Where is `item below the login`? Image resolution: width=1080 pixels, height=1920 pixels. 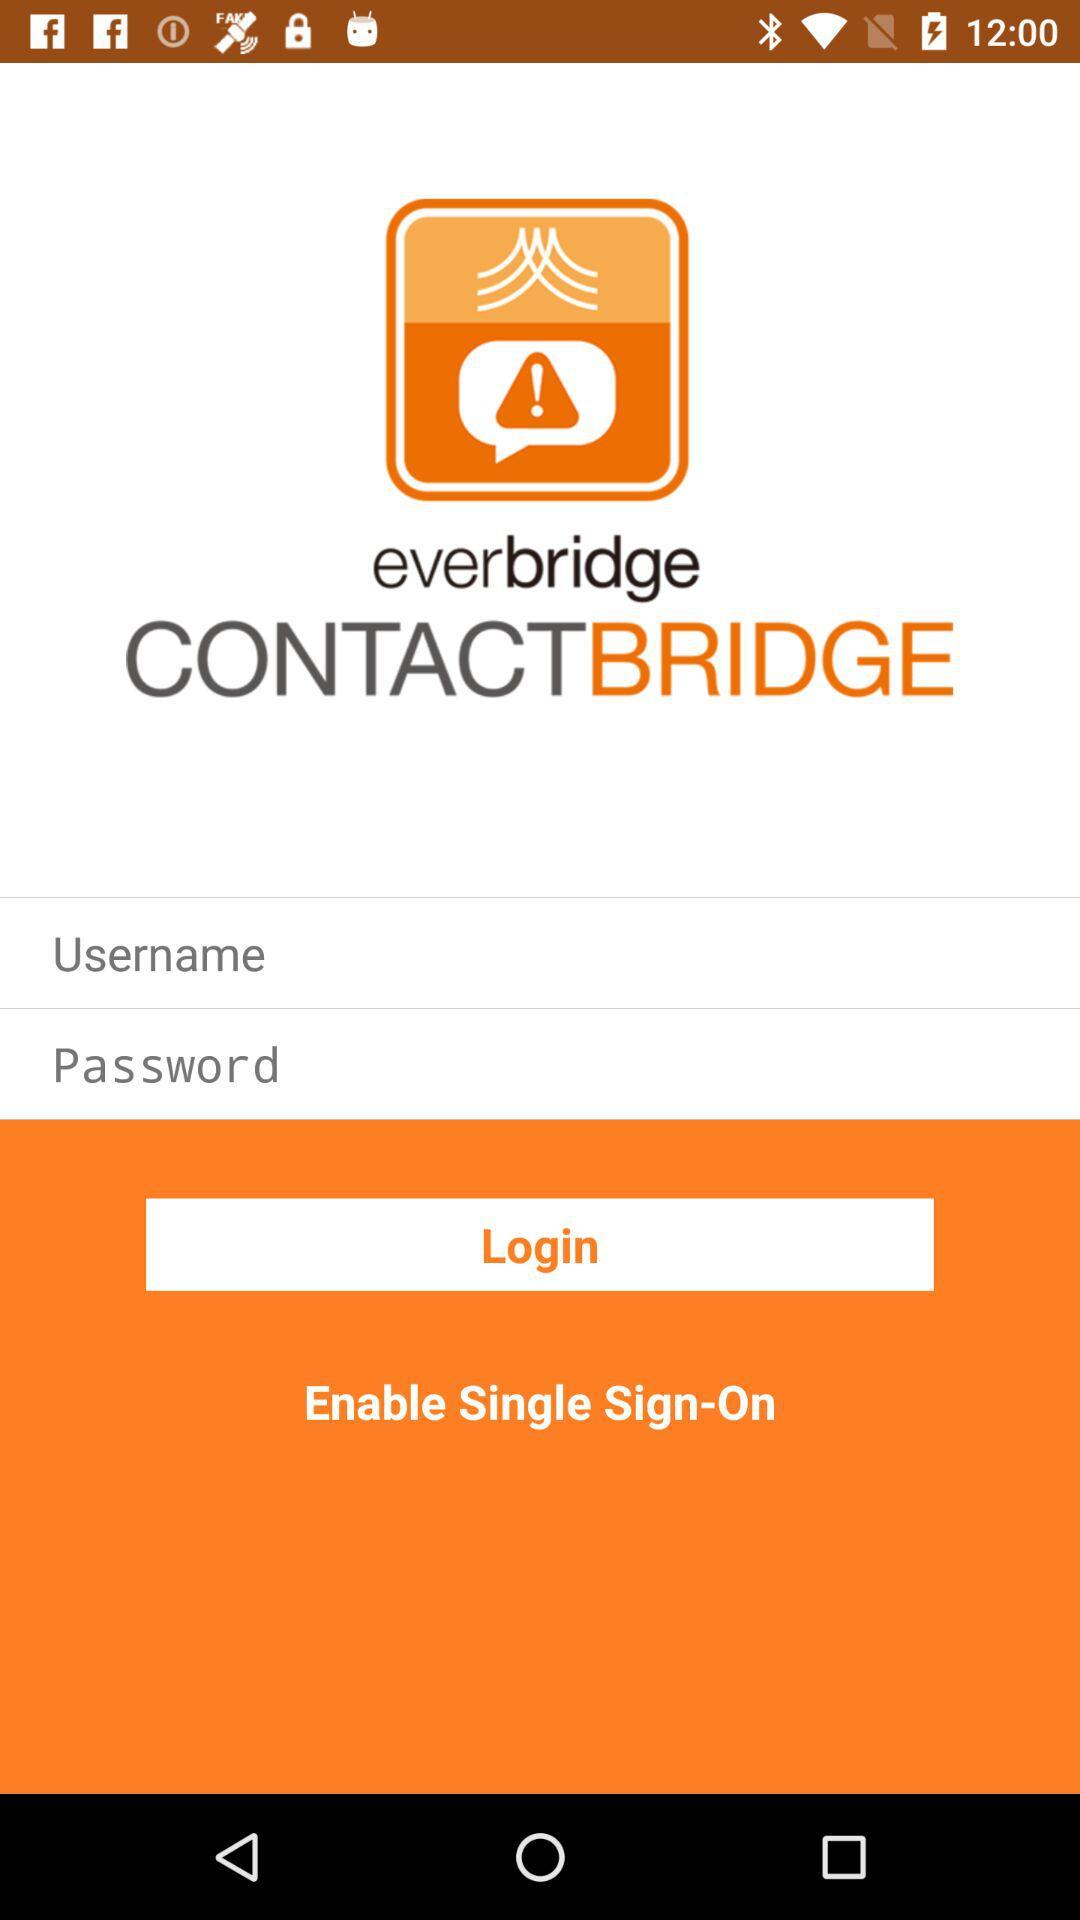 item below the login is located at coordinates (540, 1400).